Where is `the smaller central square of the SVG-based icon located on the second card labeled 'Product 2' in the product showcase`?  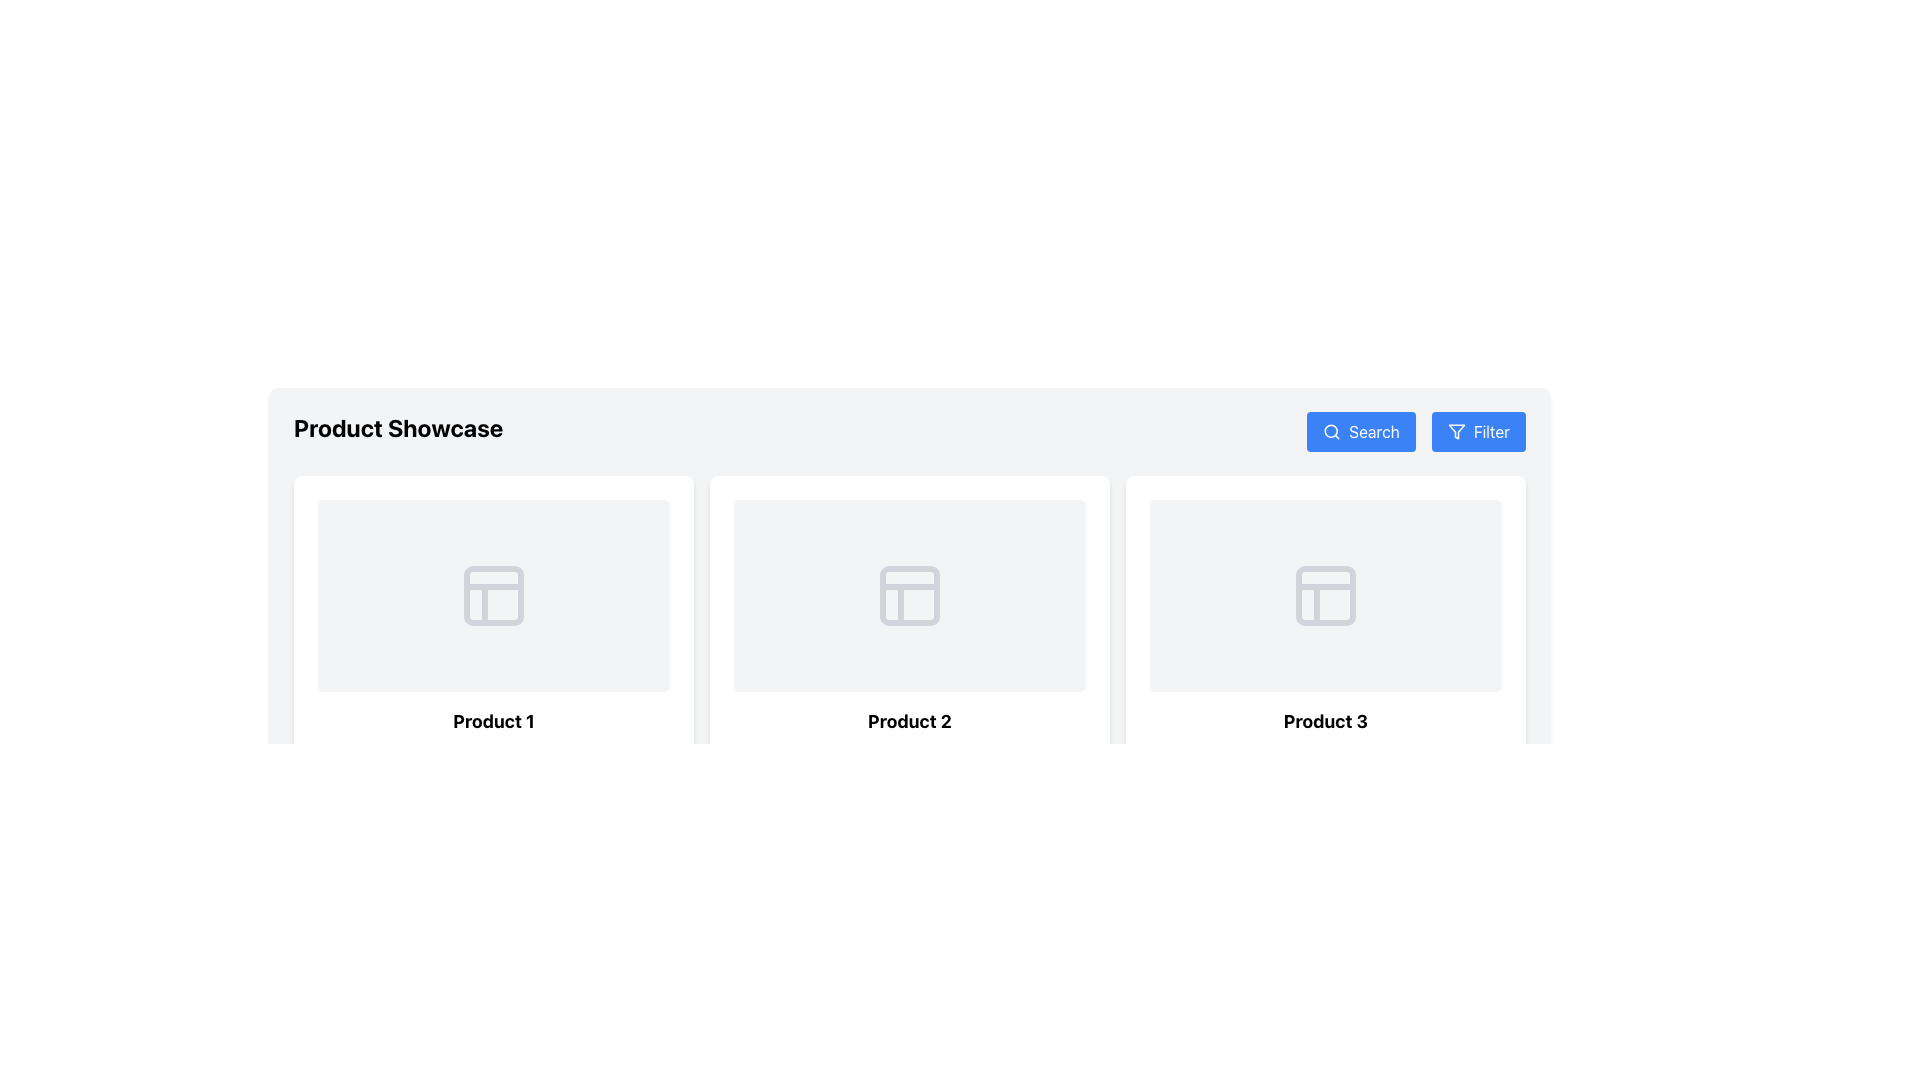
the smaller central square of the SVG-based icon located on the second card labeled 'Product 2' in the product showcase is located at coordinates (909, 595).